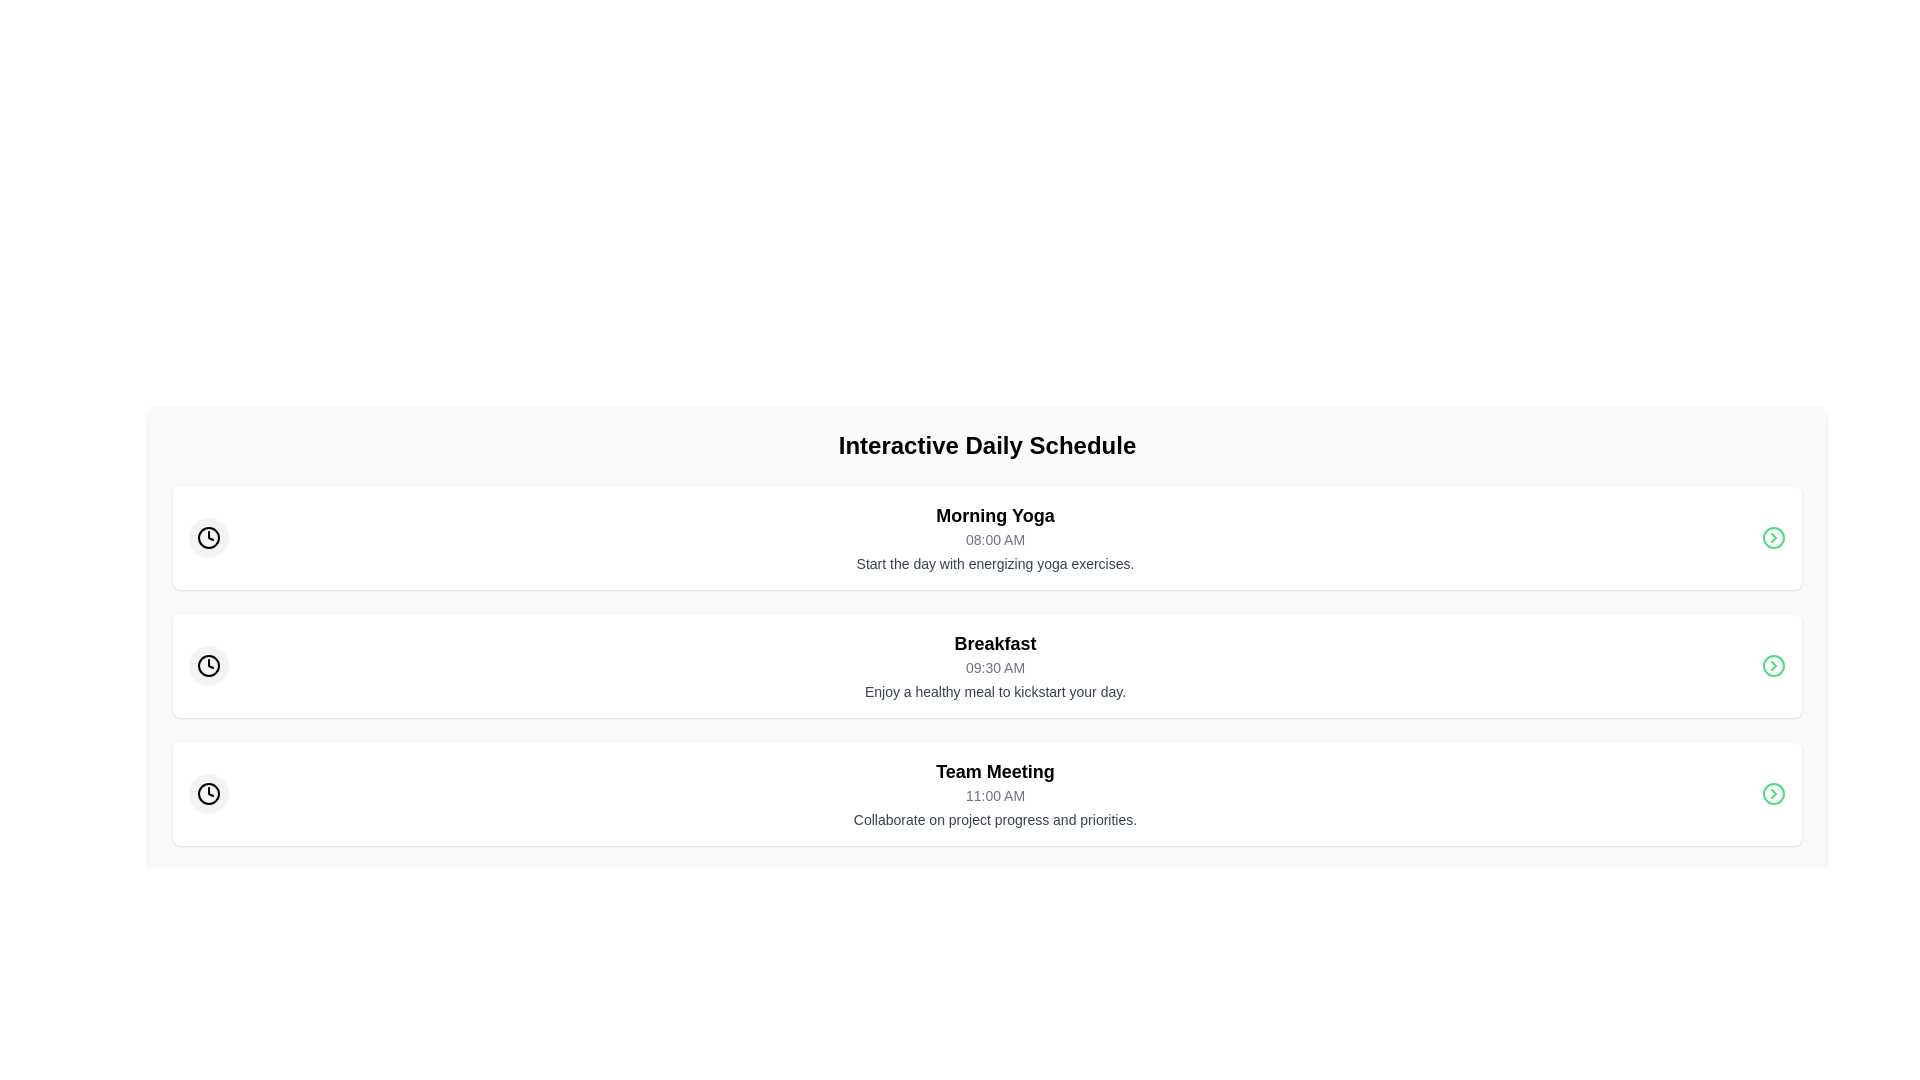 This screenshot has width=1920, height=1080. What do you see at coordinates (995, 690) in the screenshot?
I see `descriptive text label located below the '09:30 AM' subheading of the 'Breakfast' activity in the daily schedule` at bounding box center [995, 690].